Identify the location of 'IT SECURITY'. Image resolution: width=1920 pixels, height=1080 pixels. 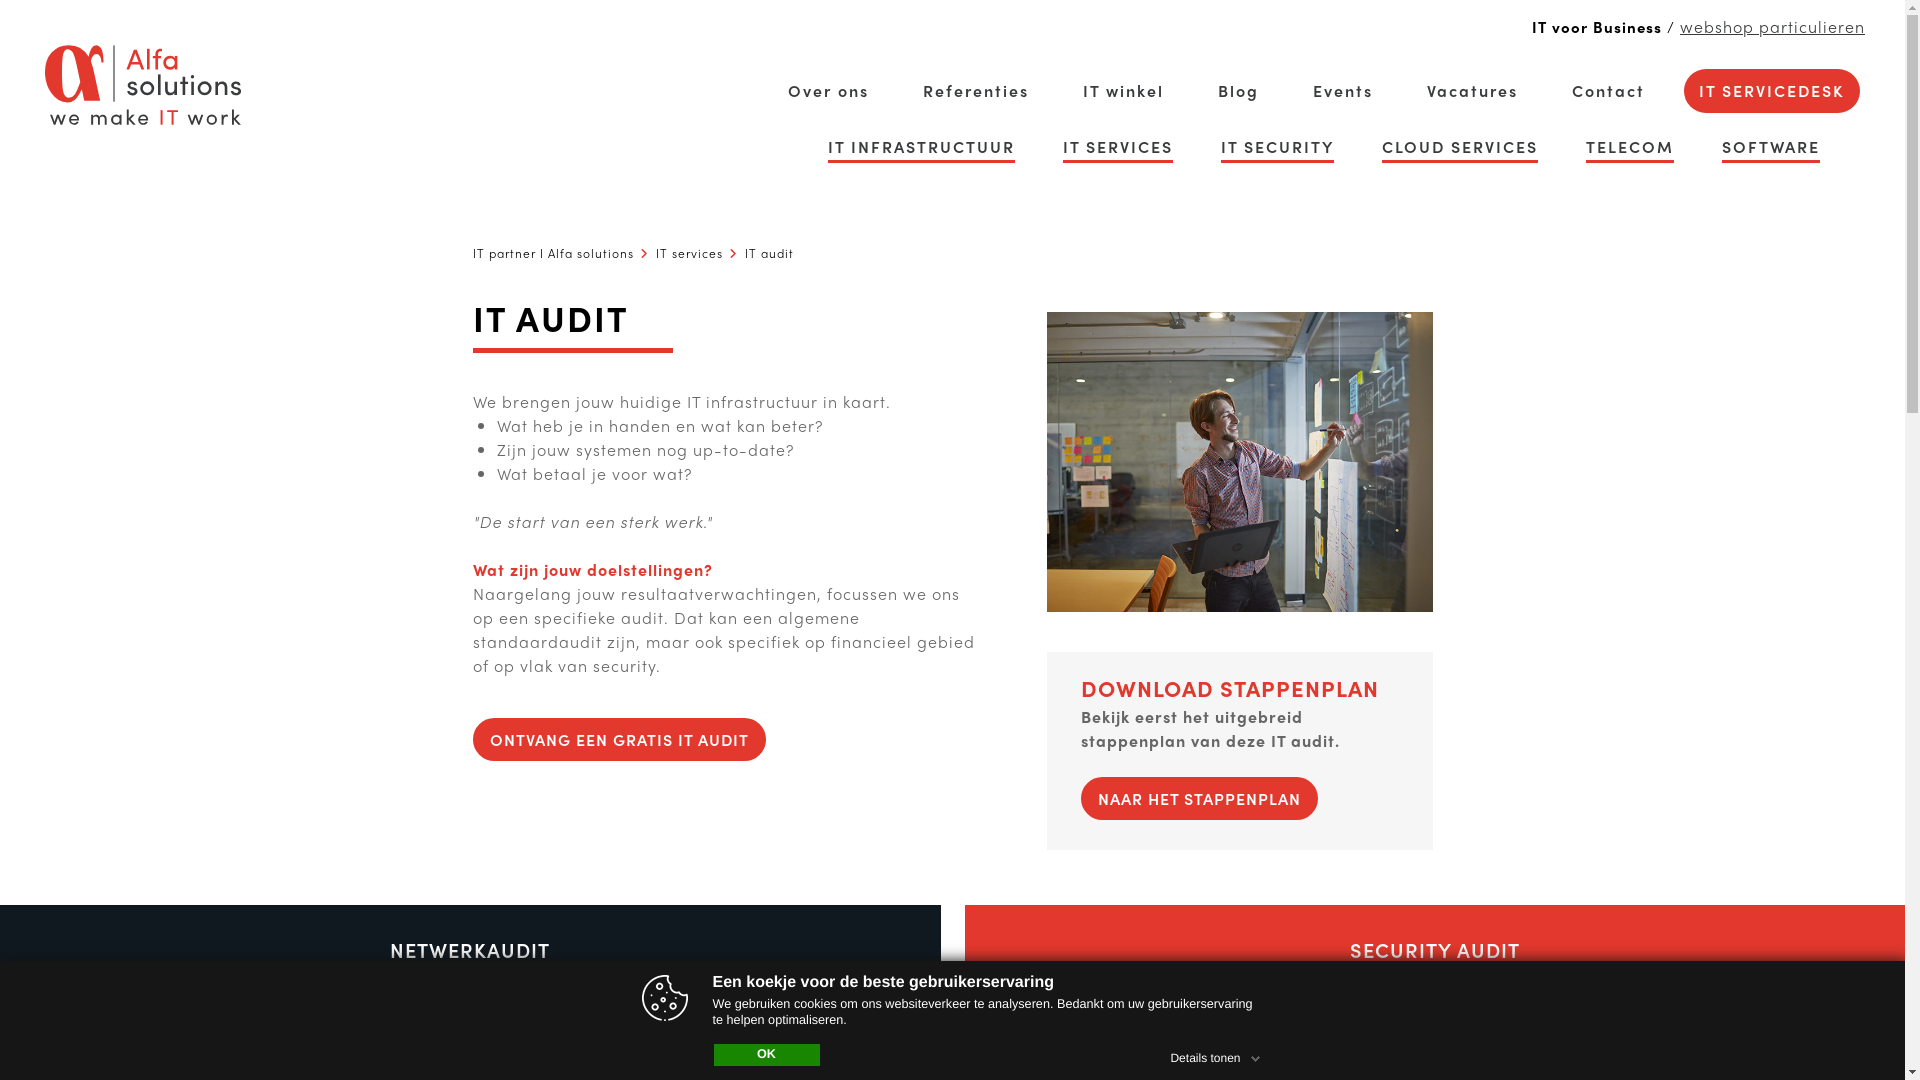
(1276, 145).